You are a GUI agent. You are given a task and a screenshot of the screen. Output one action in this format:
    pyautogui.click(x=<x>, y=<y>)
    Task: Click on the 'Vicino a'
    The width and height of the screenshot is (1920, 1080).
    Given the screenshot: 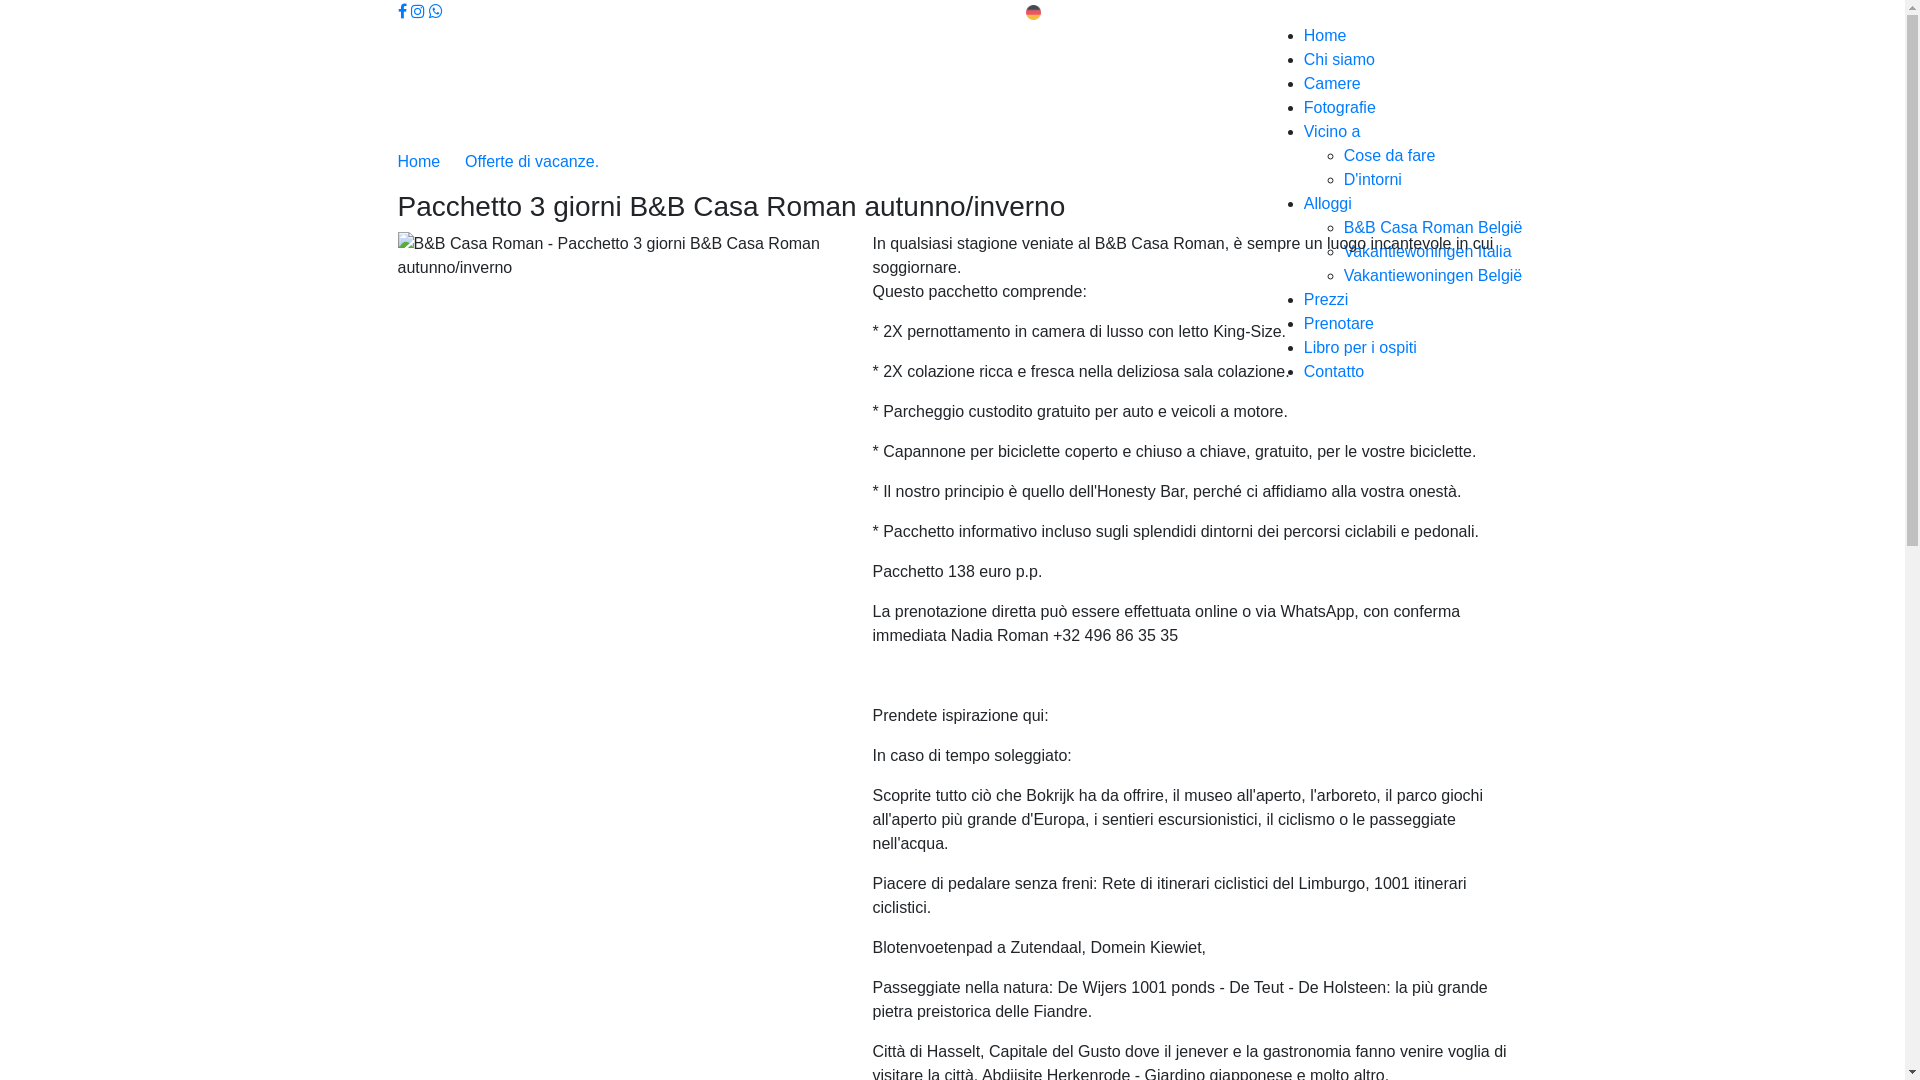 What is the action you would take?
    pyautogui.click(x=1332, y=131)
    